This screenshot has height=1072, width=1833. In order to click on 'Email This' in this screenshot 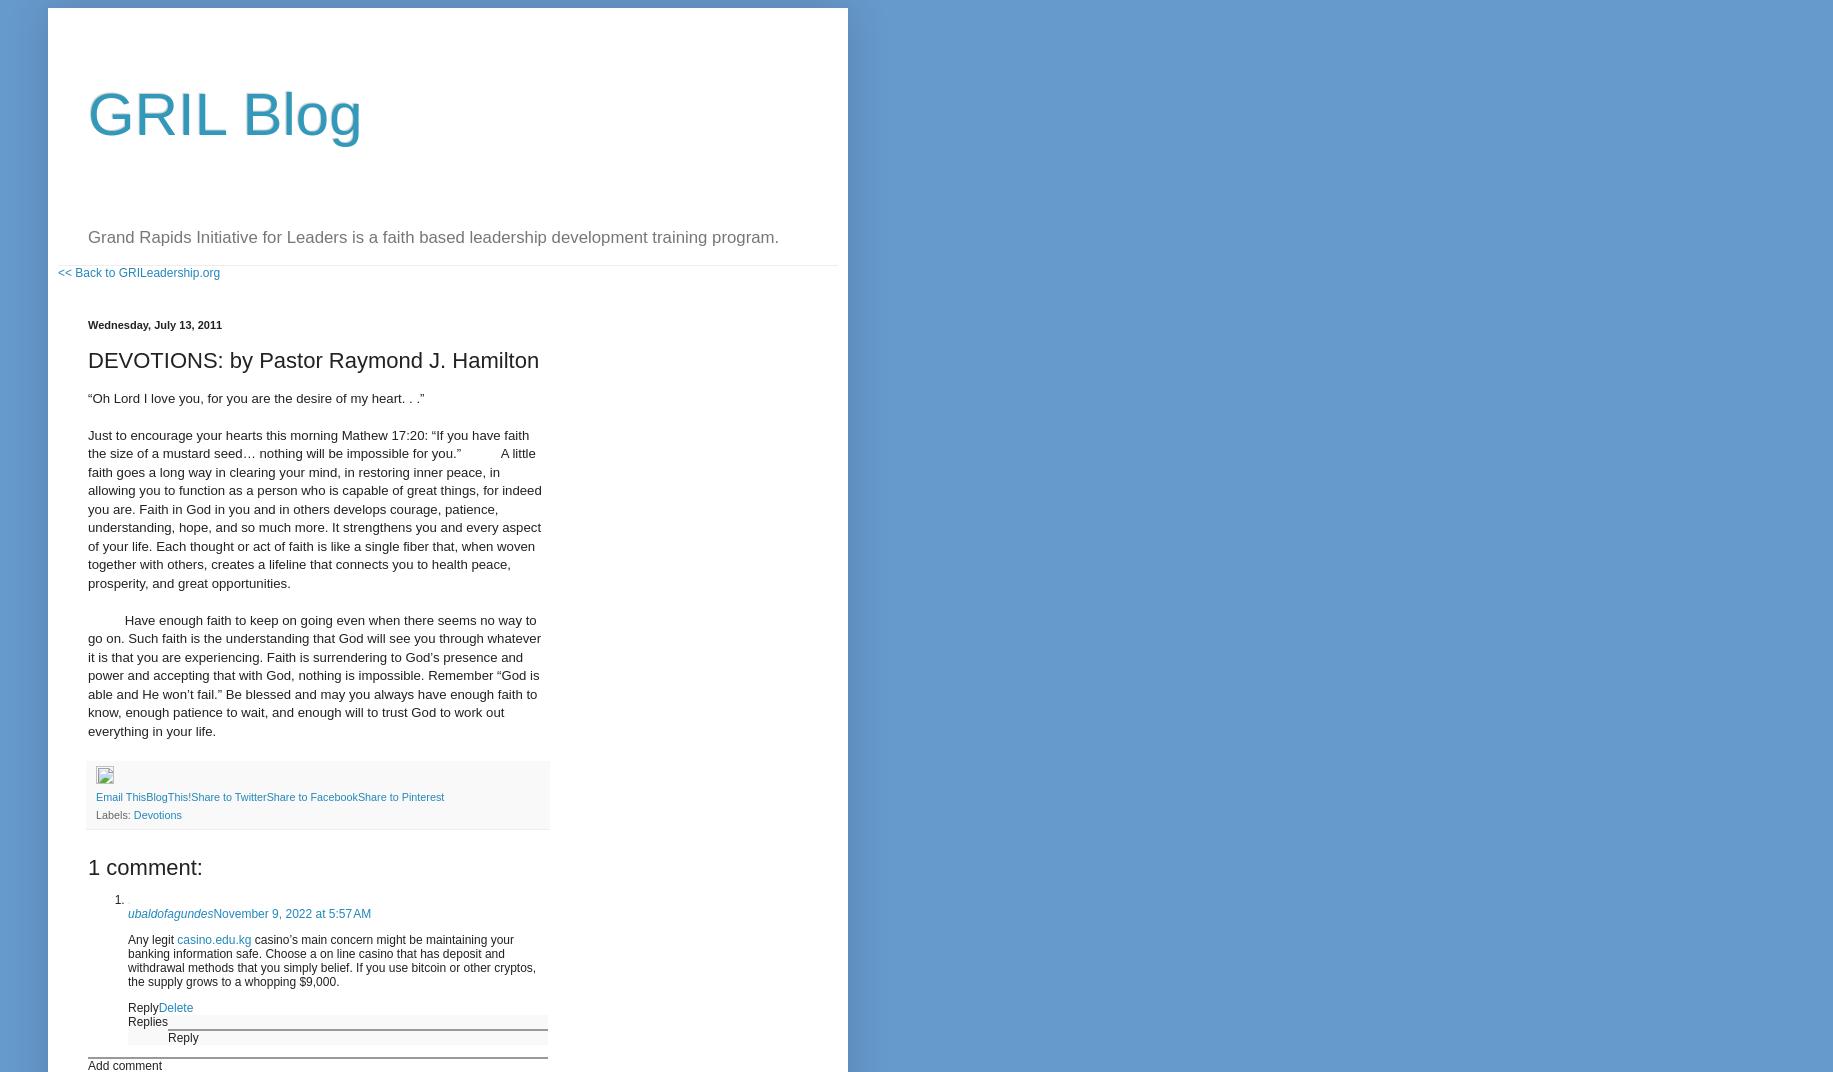, I will do `click(120, 797)`.